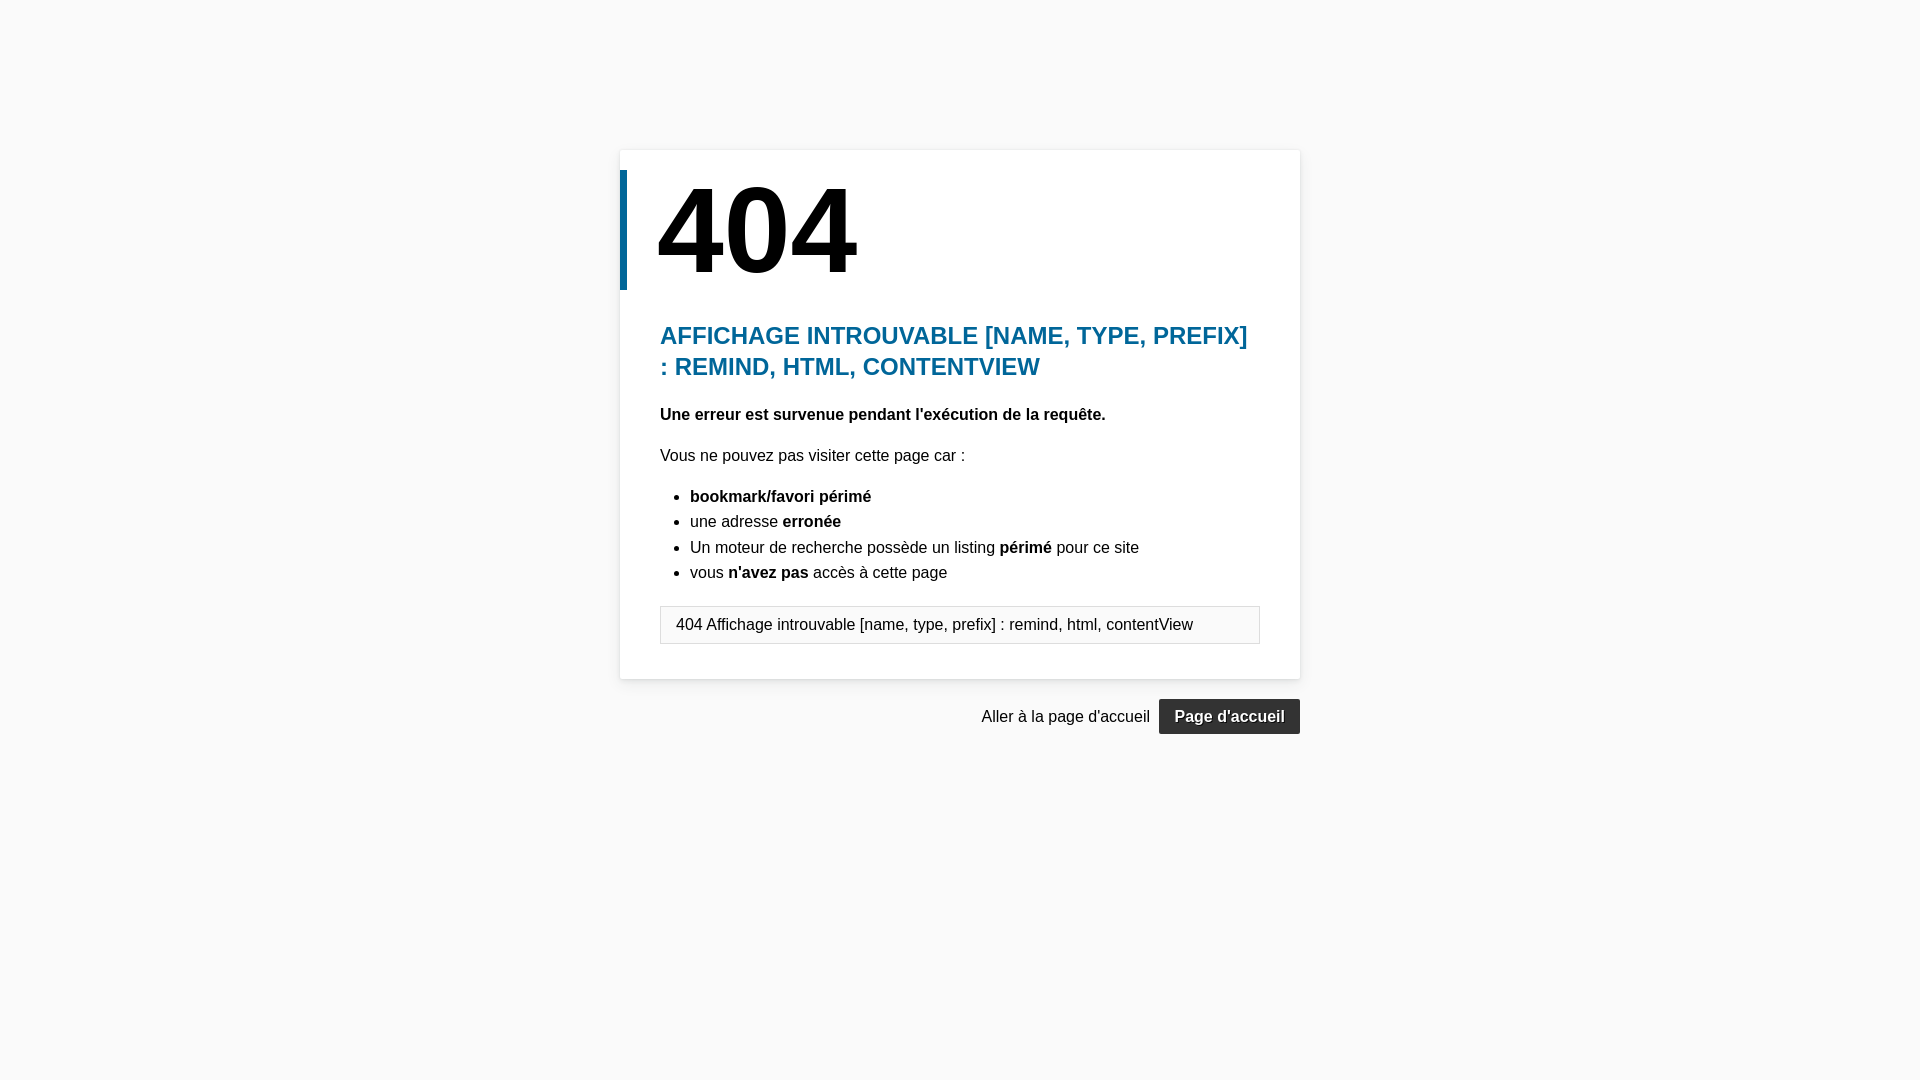  Describe the element at coordinates (1228, 716) in the screenshot. I see `'Page d'accueil'` at that location.